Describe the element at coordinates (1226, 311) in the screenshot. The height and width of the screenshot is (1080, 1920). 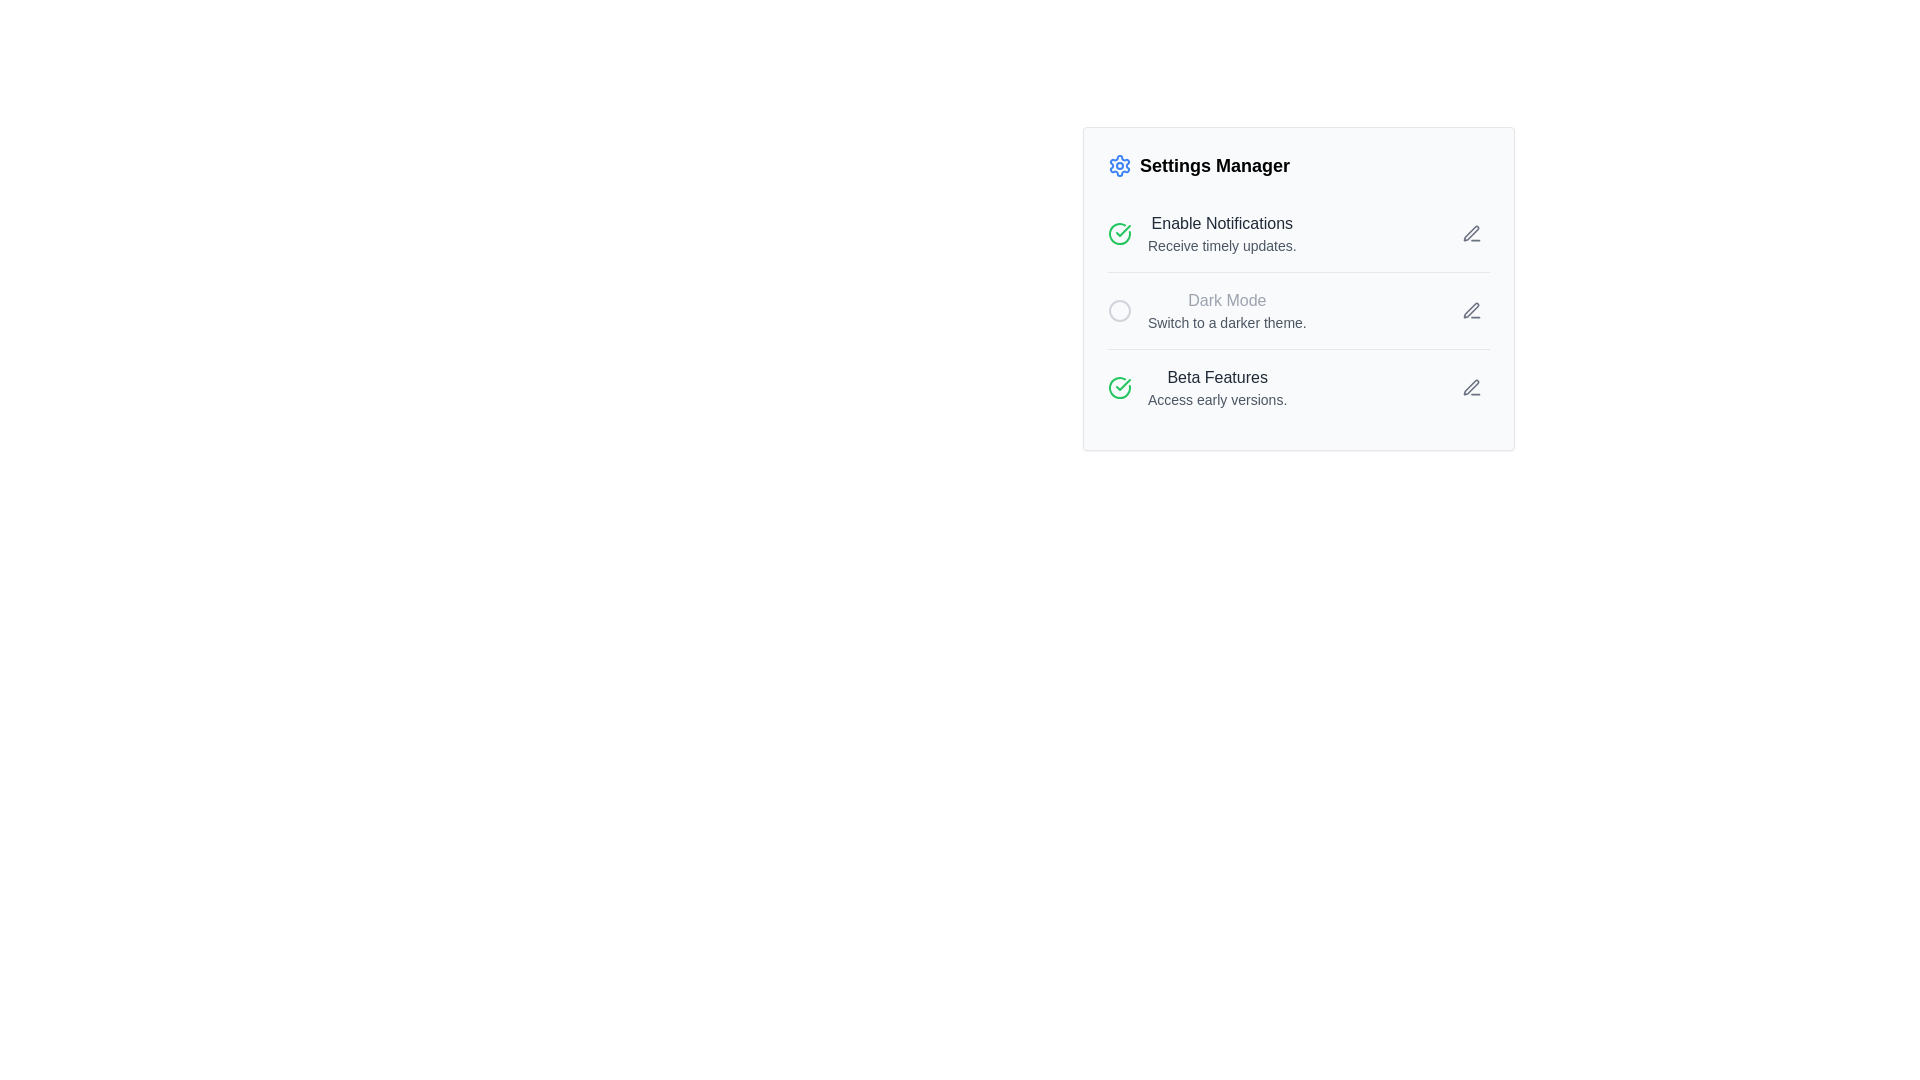
I see `descriptive text block labeled 'Dark Mode' which contains instructions to switch to a darker theme, positioned in the settings manager` at that location.